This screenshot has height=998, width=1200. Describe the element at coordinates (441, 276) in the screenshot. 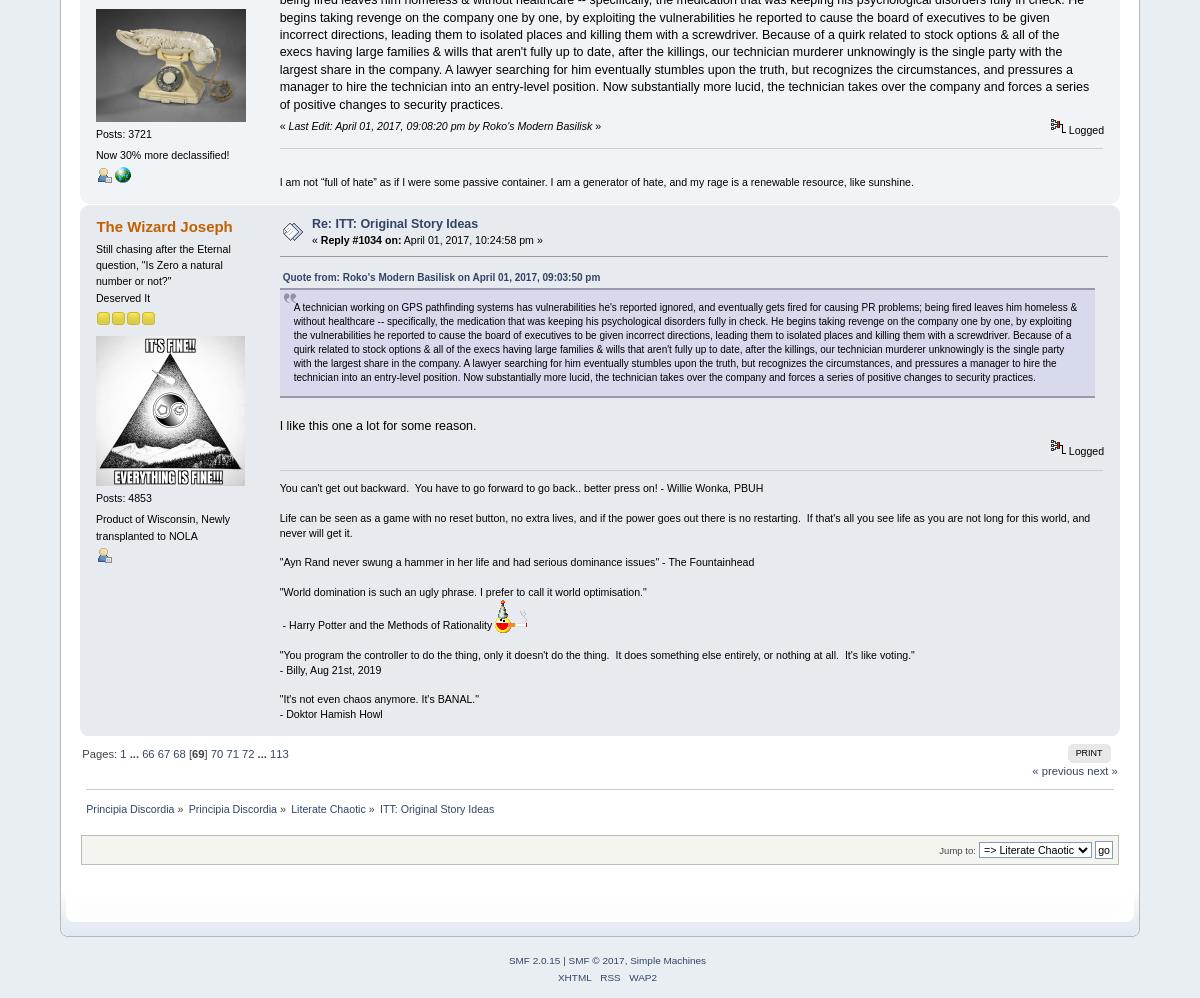

I see `'Quote from: Roko's Modern Basilisk on April 01, 2017, 09:03:50 pm'` at that location.